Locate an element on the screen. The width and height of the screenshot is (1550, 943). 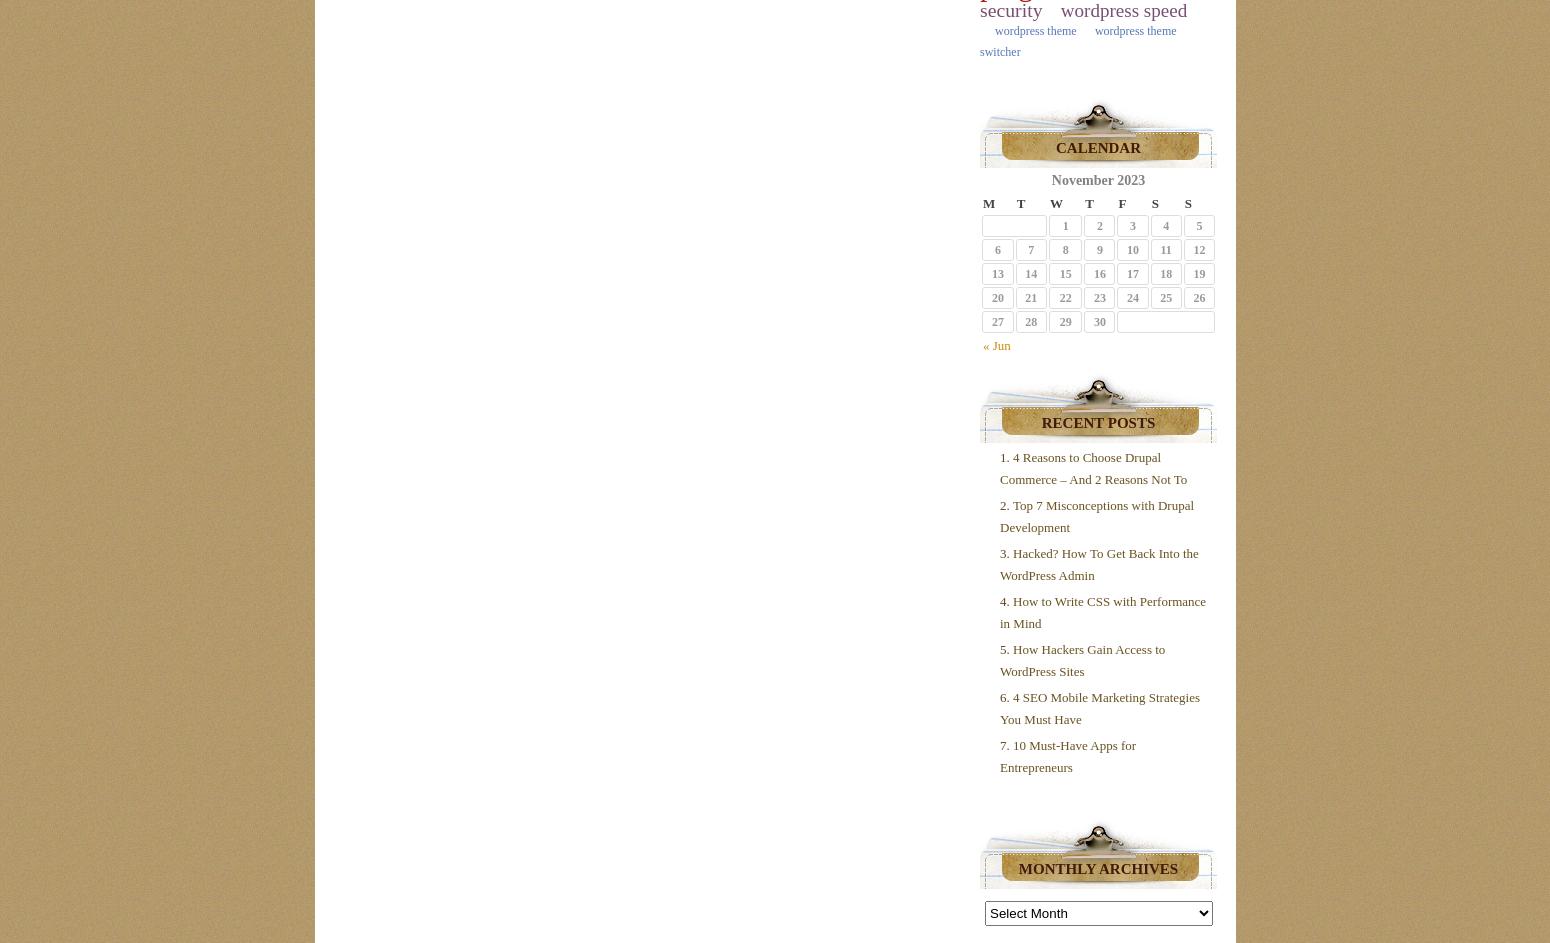
'Monthly Archives' is located at coordinates (1097, 868).